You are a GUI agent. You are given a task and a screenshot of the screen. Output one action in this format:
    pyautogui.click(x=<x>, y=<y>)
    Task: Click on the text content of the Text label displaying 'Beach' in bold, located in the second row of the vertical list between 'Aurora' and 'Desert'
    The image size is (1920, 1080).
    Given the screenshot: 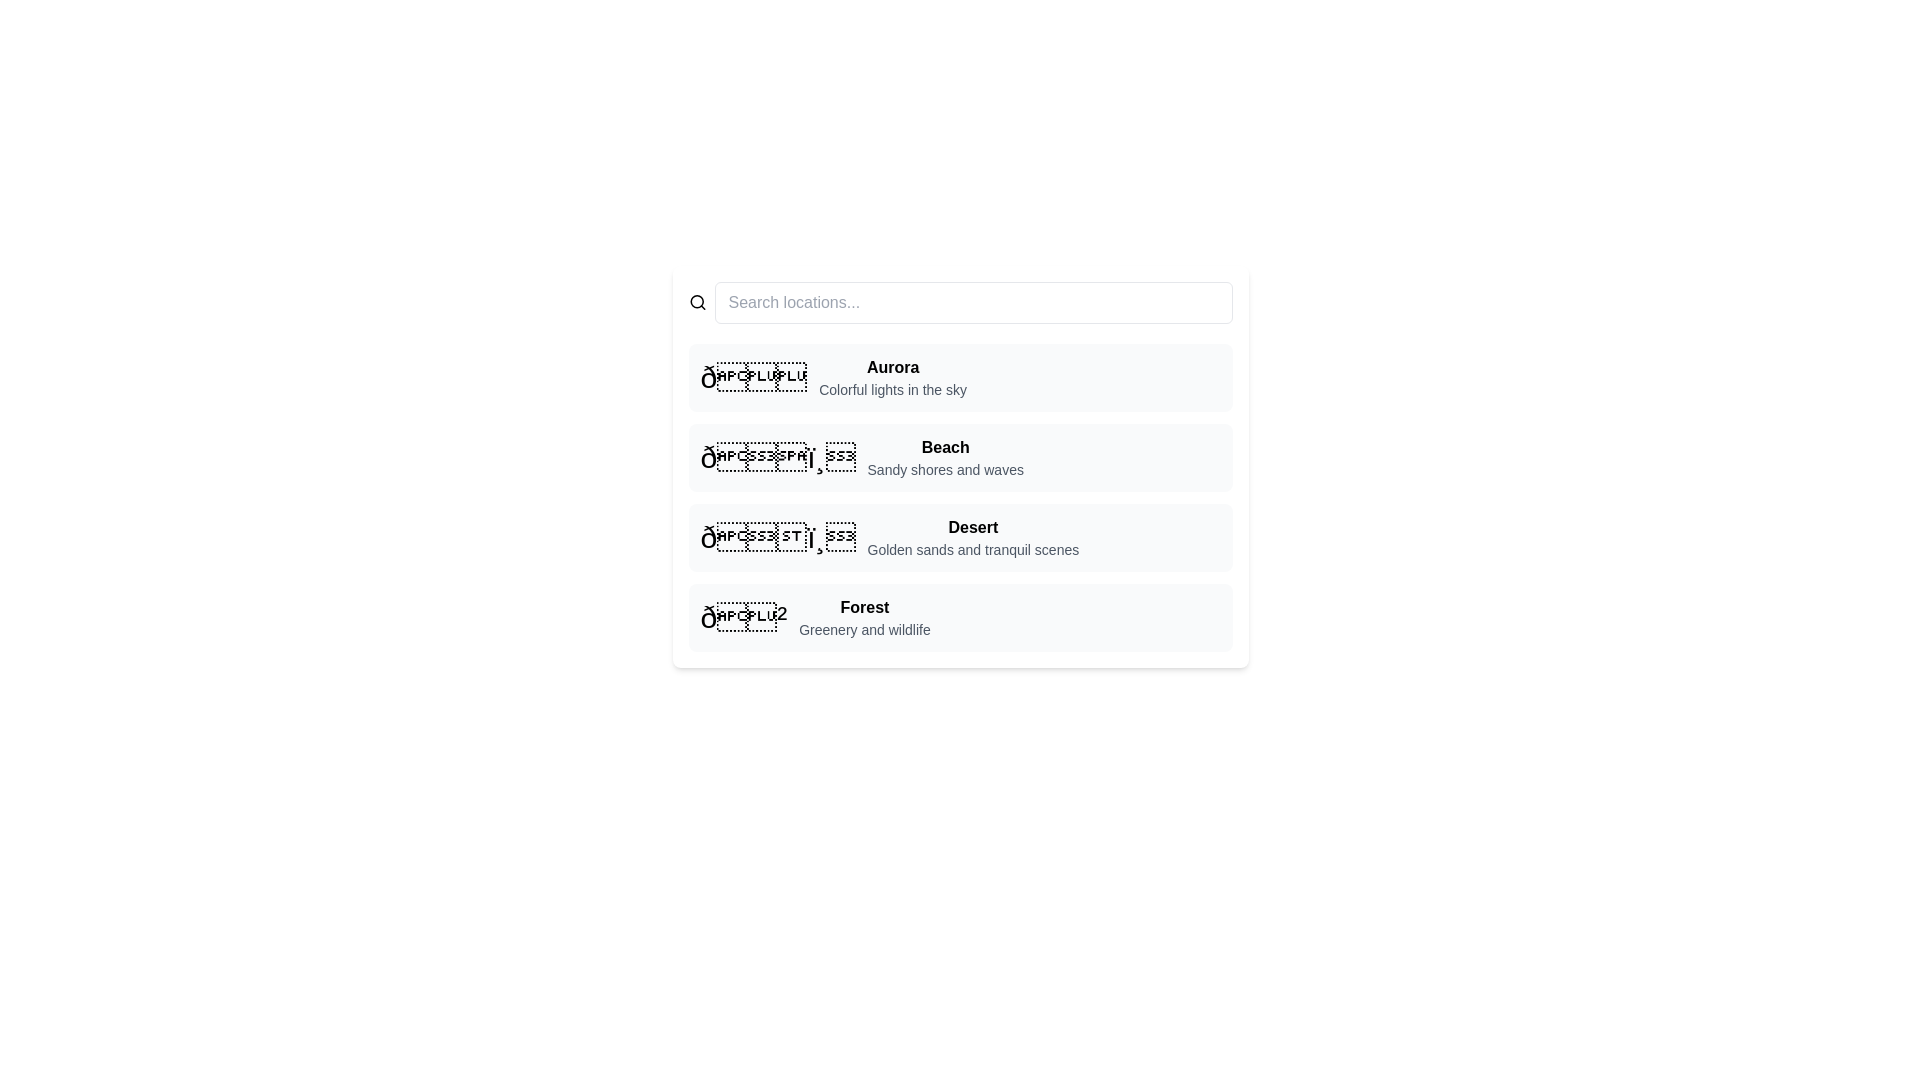 What is the action you would take?
    pyautogui.click(x=944, y=458)
    